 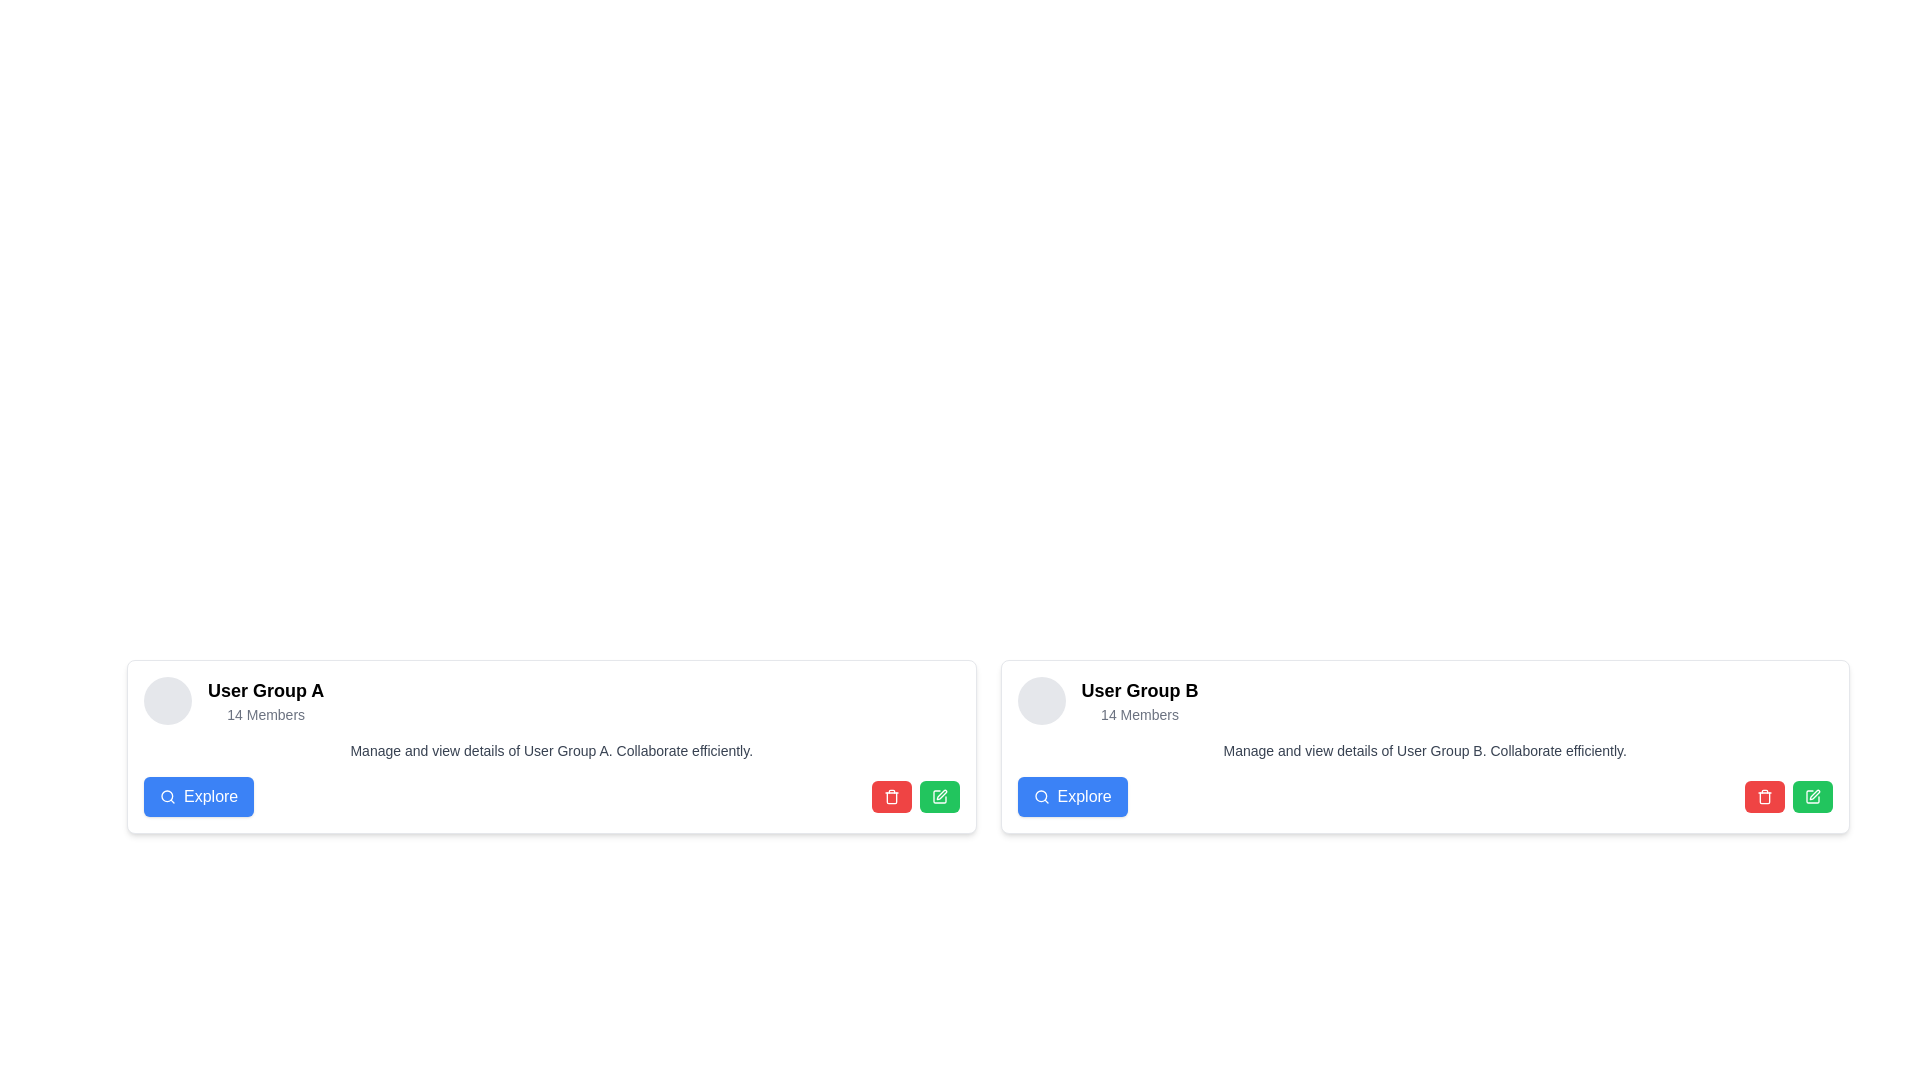 What do you see at coordinates (938, 796) in the screenshot?
I see `the edit button with a graphical icon located to the right of the red trash can button in the 'User Group A' card` at bounding box center [938, 796].